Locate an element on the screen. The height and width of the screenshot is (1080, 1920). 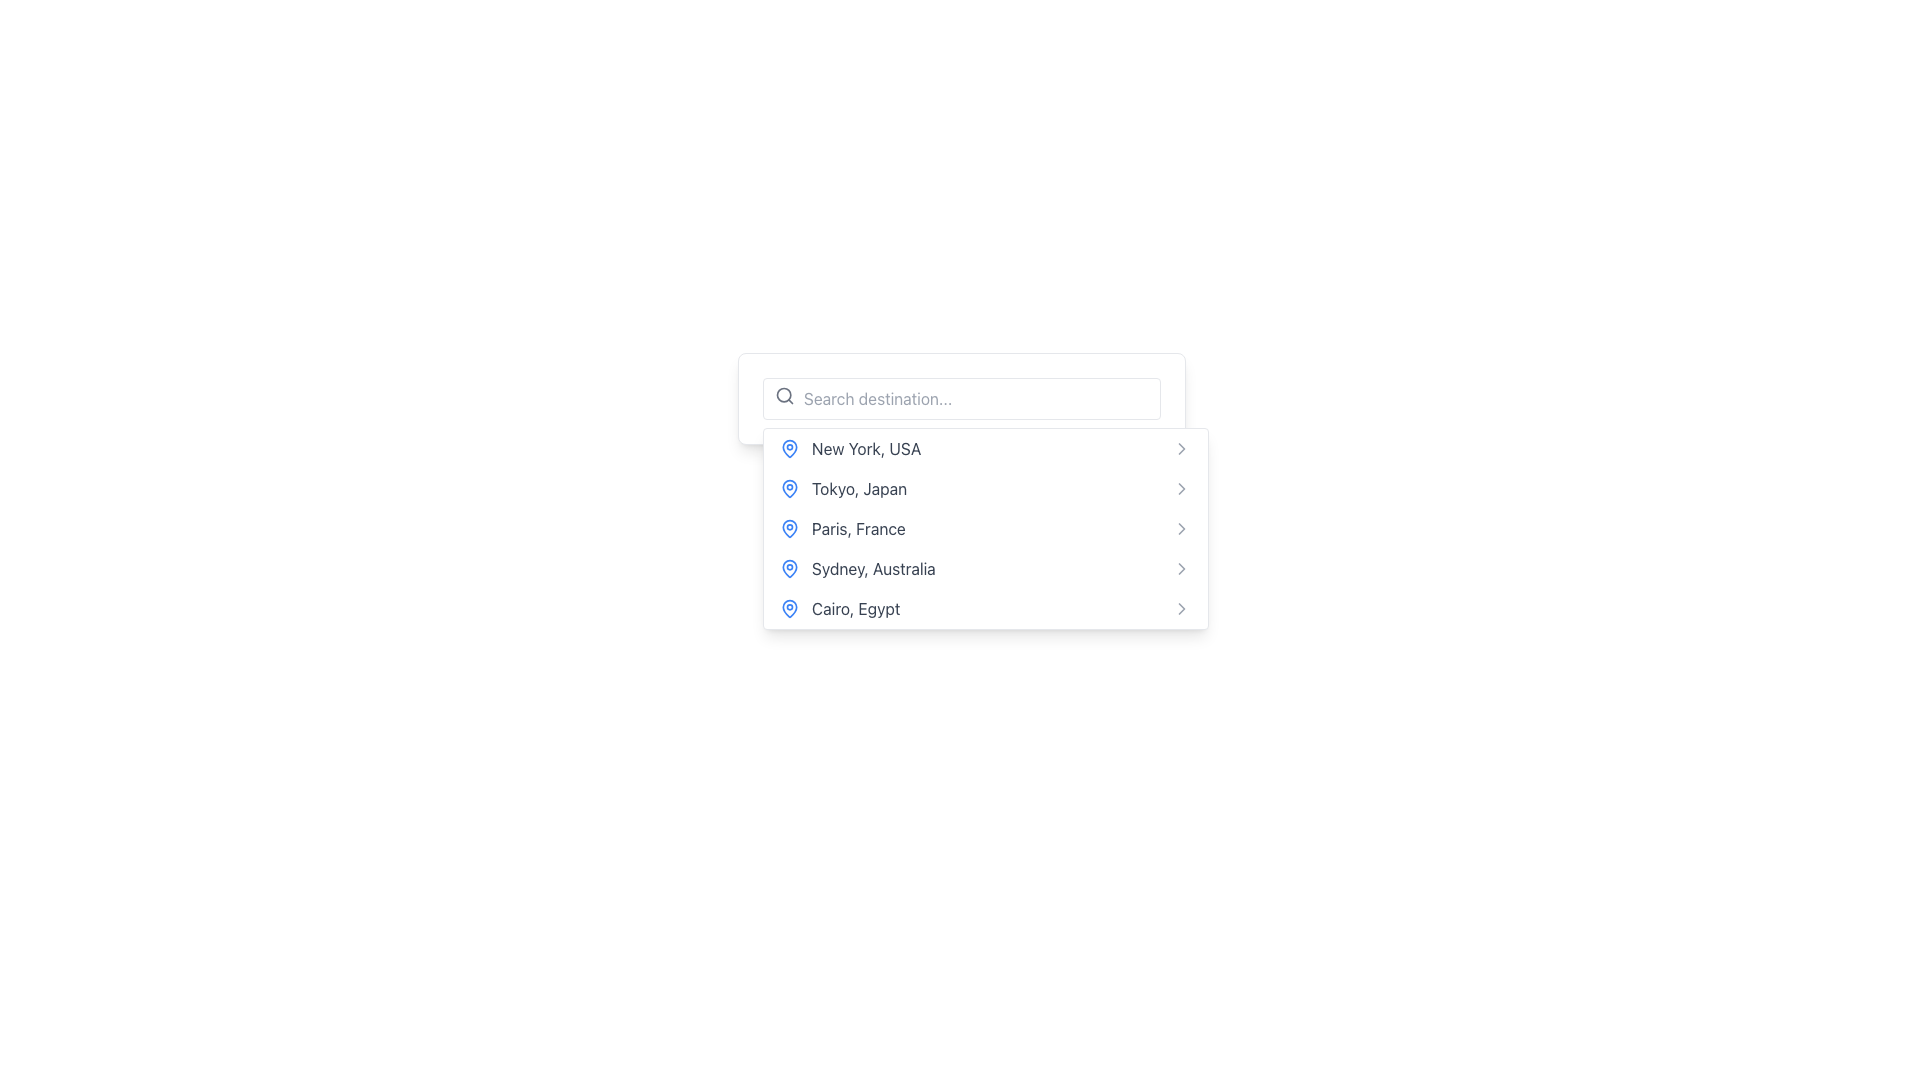
the right-pointing chevron icon, which is styled in gray and positioned next is located at coordinates (1181, 489).